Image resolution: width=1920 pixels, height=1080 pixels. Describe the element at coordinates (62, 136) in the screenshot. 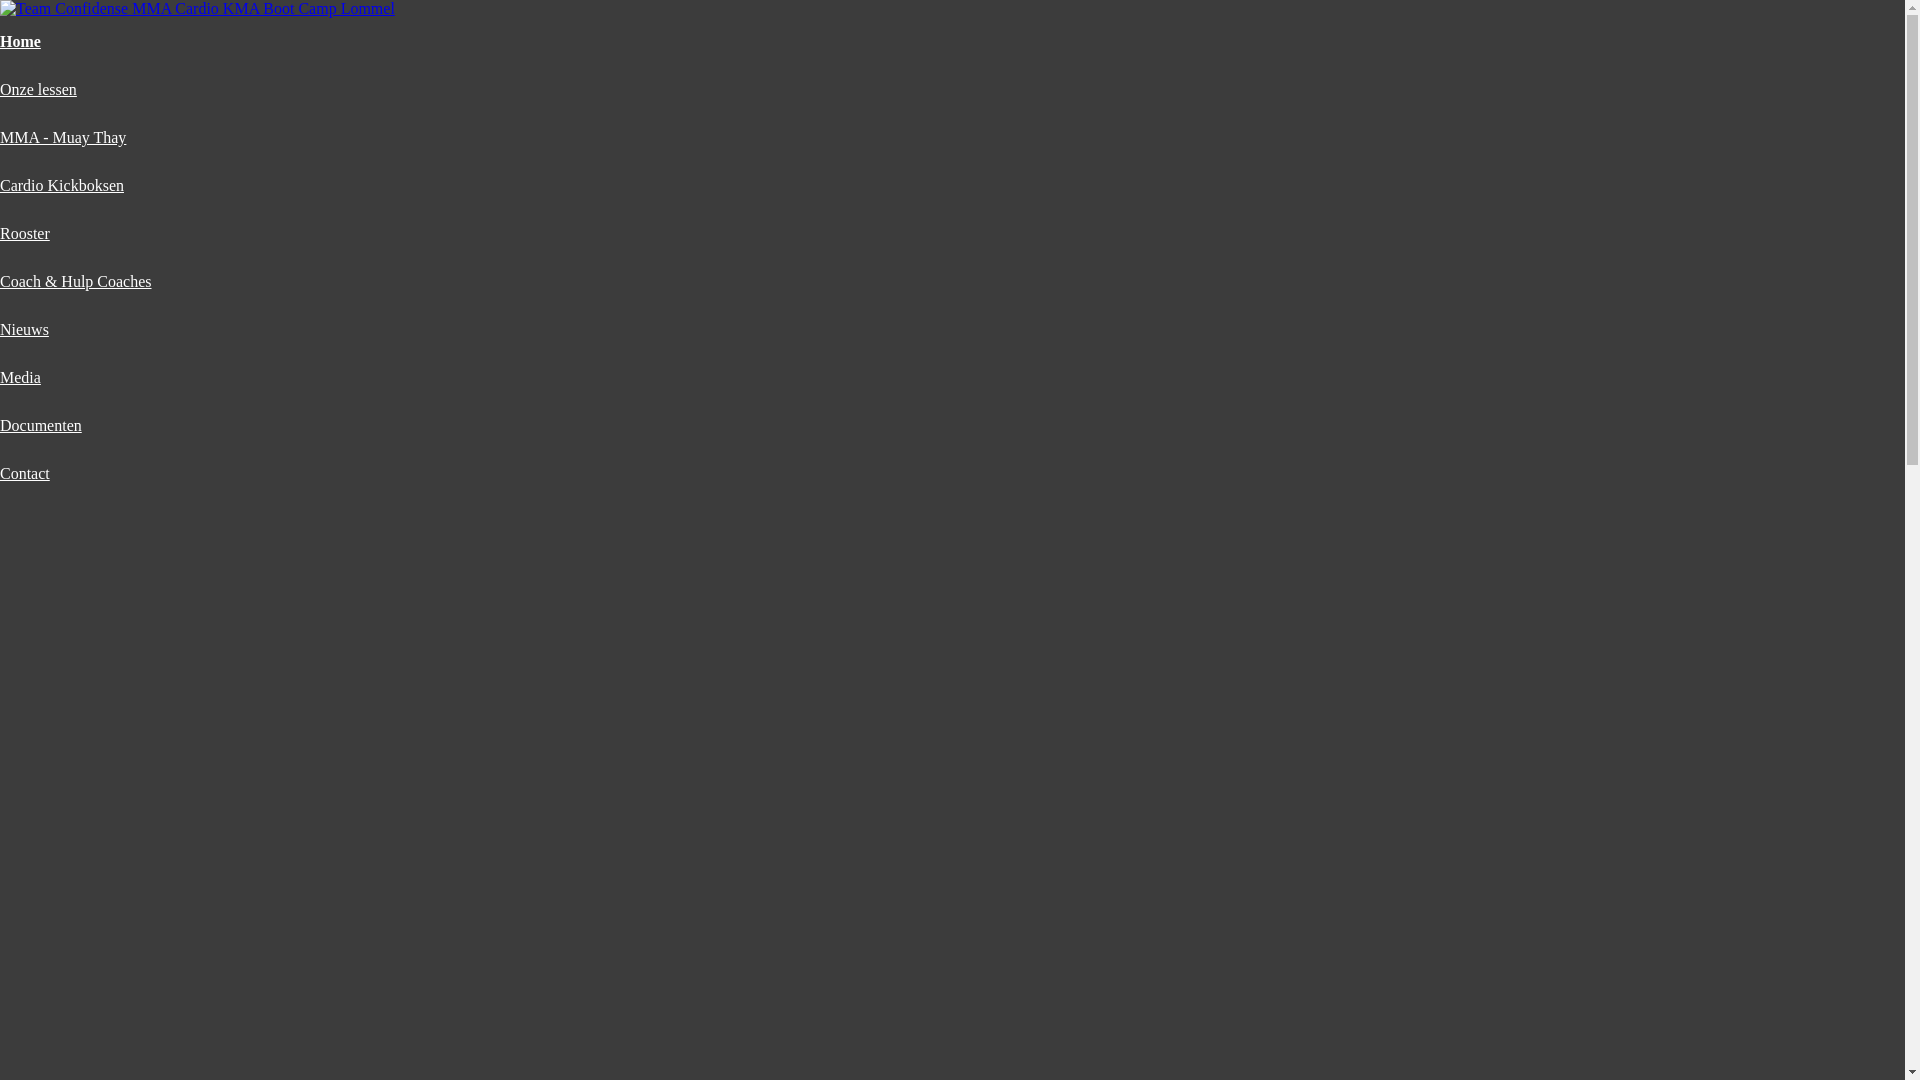

I see `'MMA - Muay Thay'` at that location.